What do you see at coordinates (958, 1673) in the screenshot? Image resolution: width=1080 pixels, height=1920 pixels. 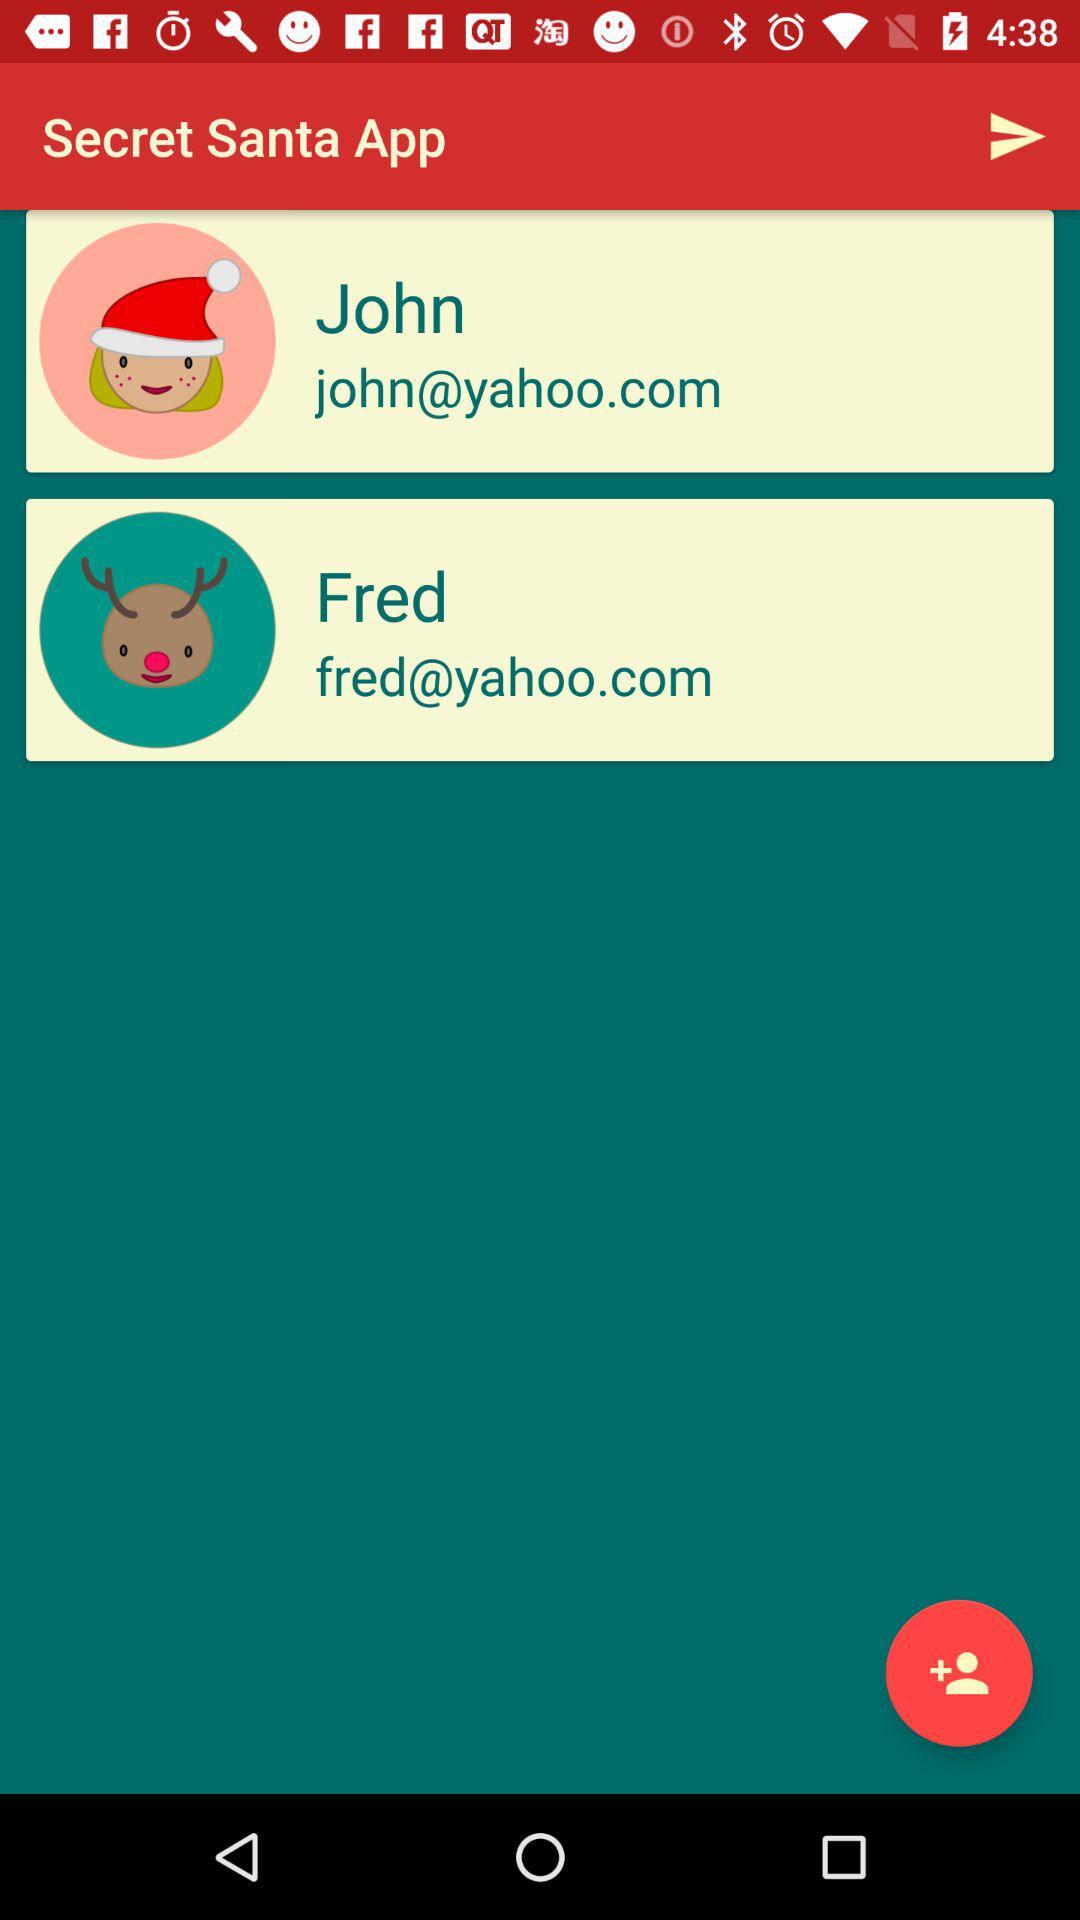 I see `the item at the bottom right corner` at bounding box center [958, 1673].